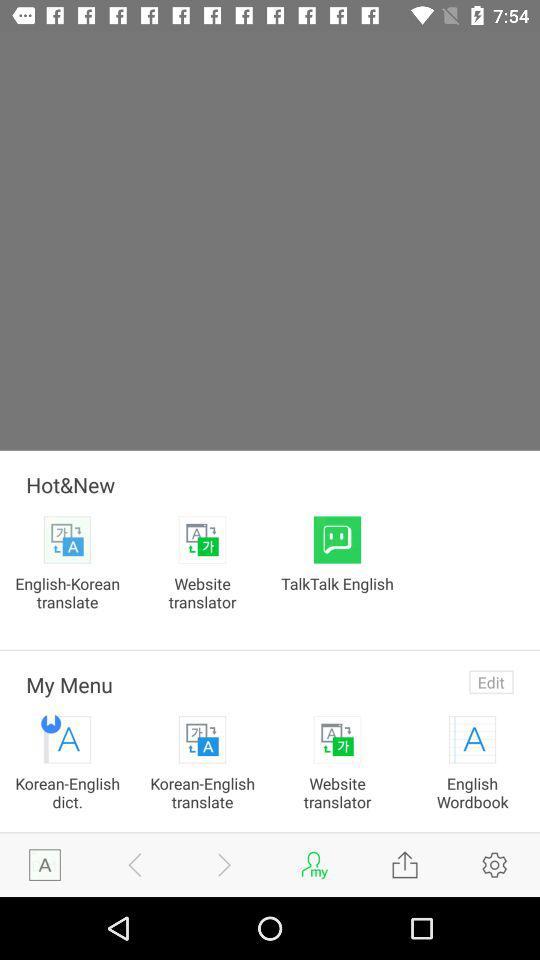 This screenshot has height=960, width=540. What do you see at coordinates (490, 682) in the screenshot?
I see `the edit` at bounding box center [490, 682].